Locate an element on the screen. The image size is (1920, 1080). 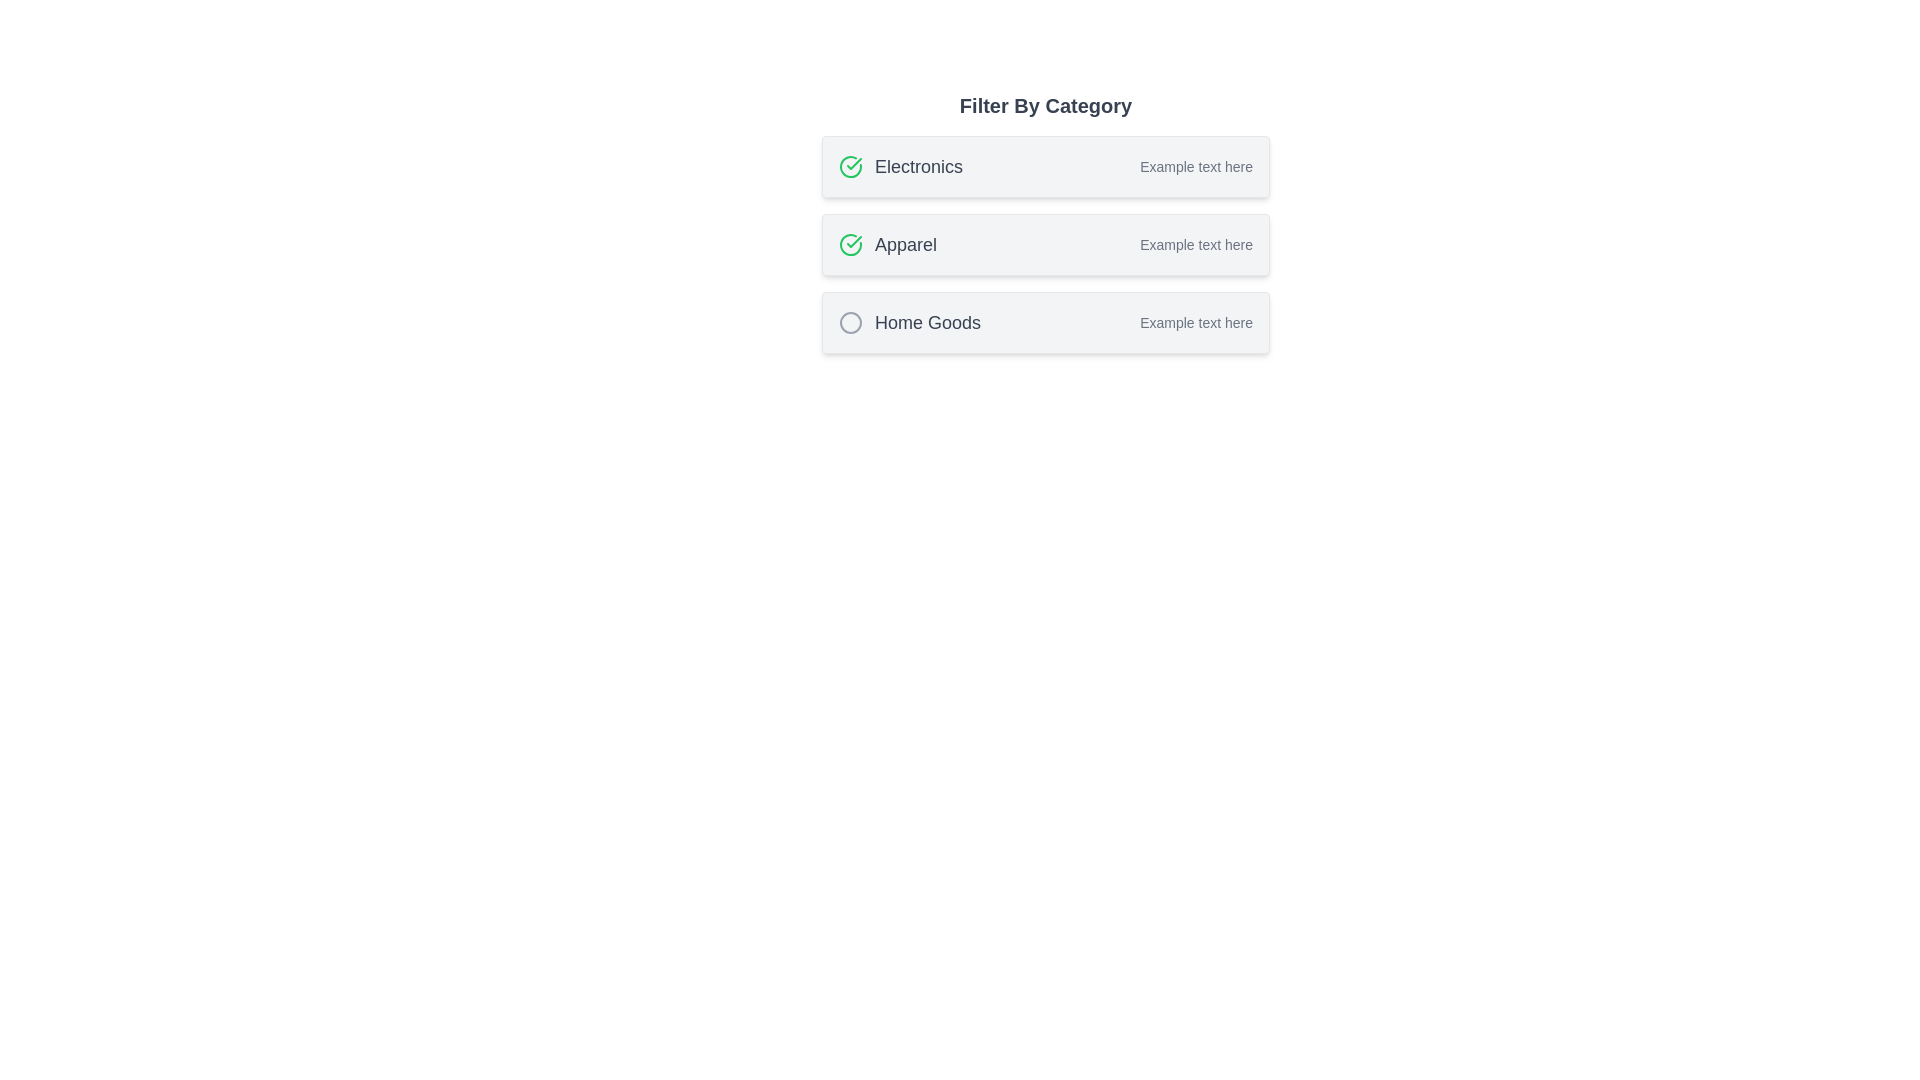
the static text label displaying 'Home Goods', which is styled with a gray color and bold font weight, located below 'Electronics' and 'Apparel' in the 'Filter By Category' section is located at coordinates (926, 322).